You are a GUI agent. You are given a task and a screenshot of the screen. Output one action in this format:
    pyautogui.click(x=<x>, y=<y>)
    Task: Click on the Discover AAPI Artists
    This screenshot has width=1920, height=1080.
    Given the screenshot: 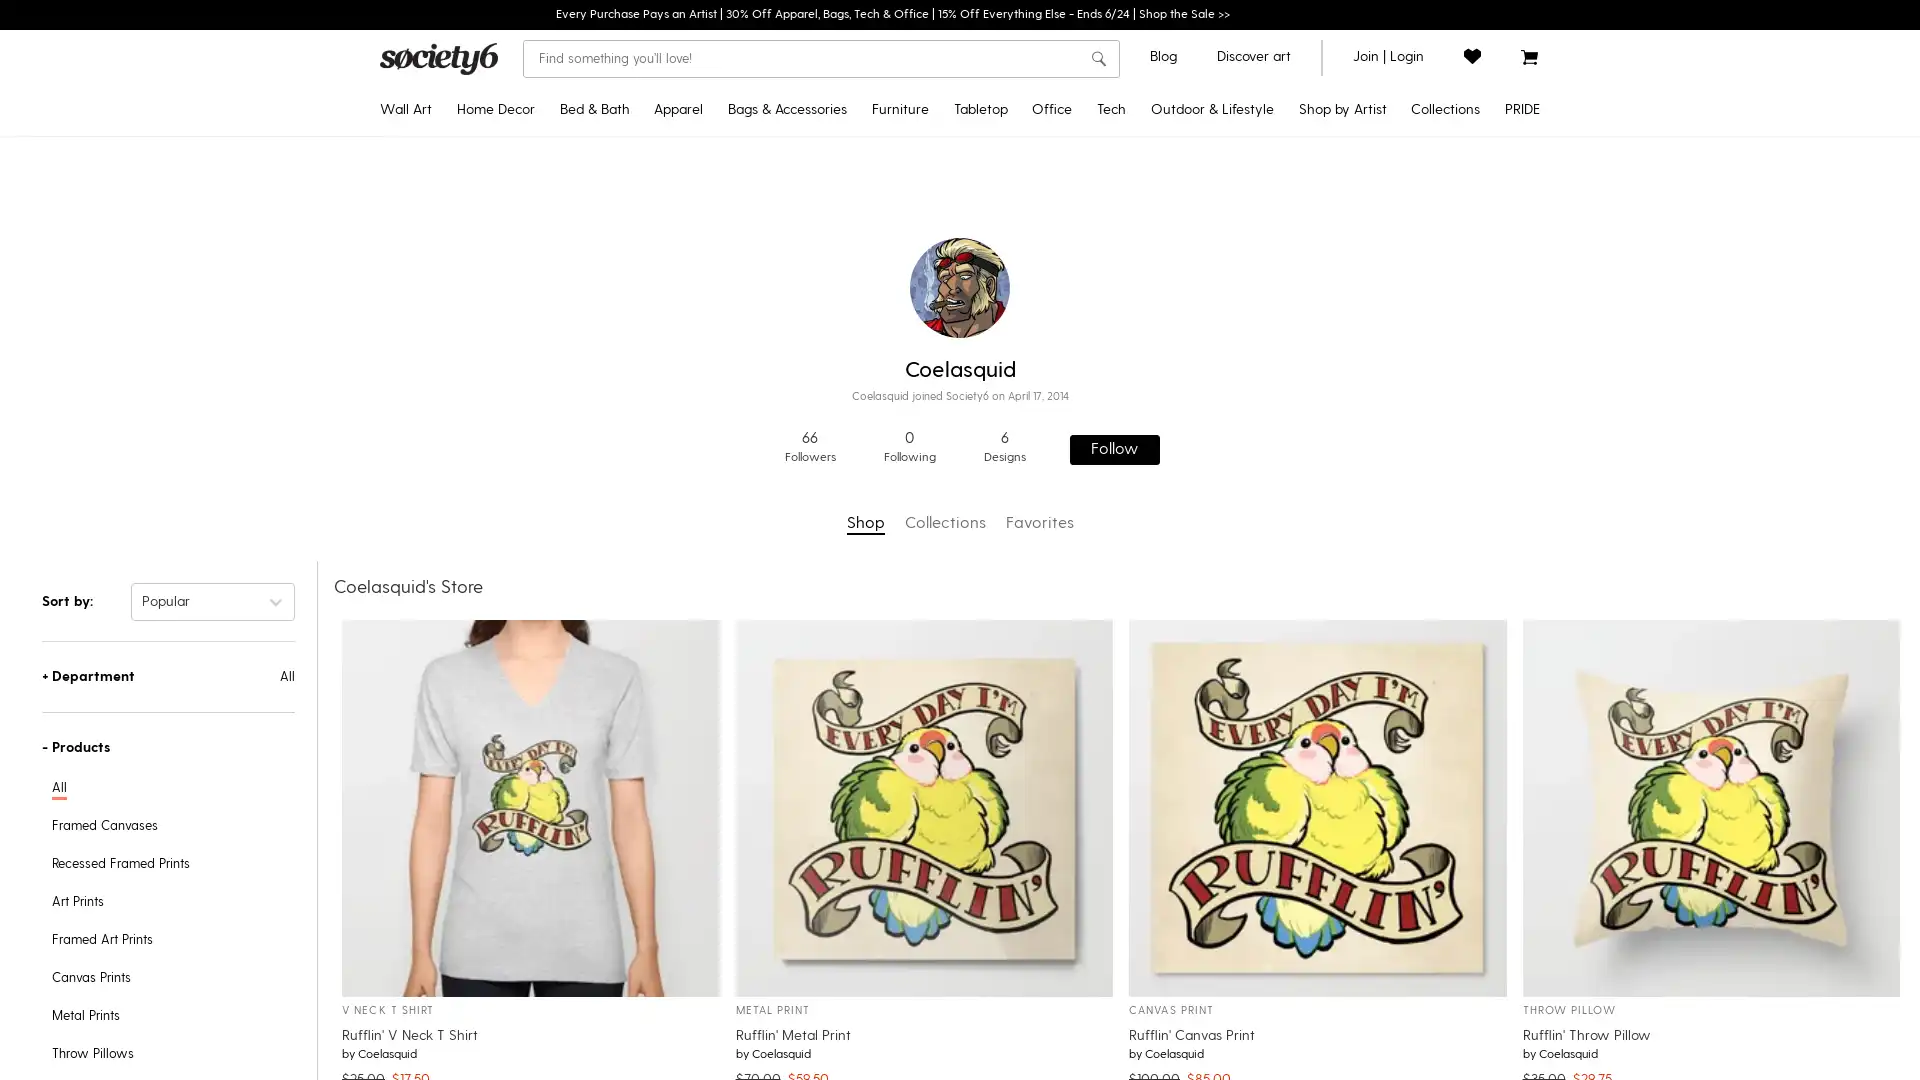 What is the action you would take?
    pyautogui.click(x=1288, y=289)
    